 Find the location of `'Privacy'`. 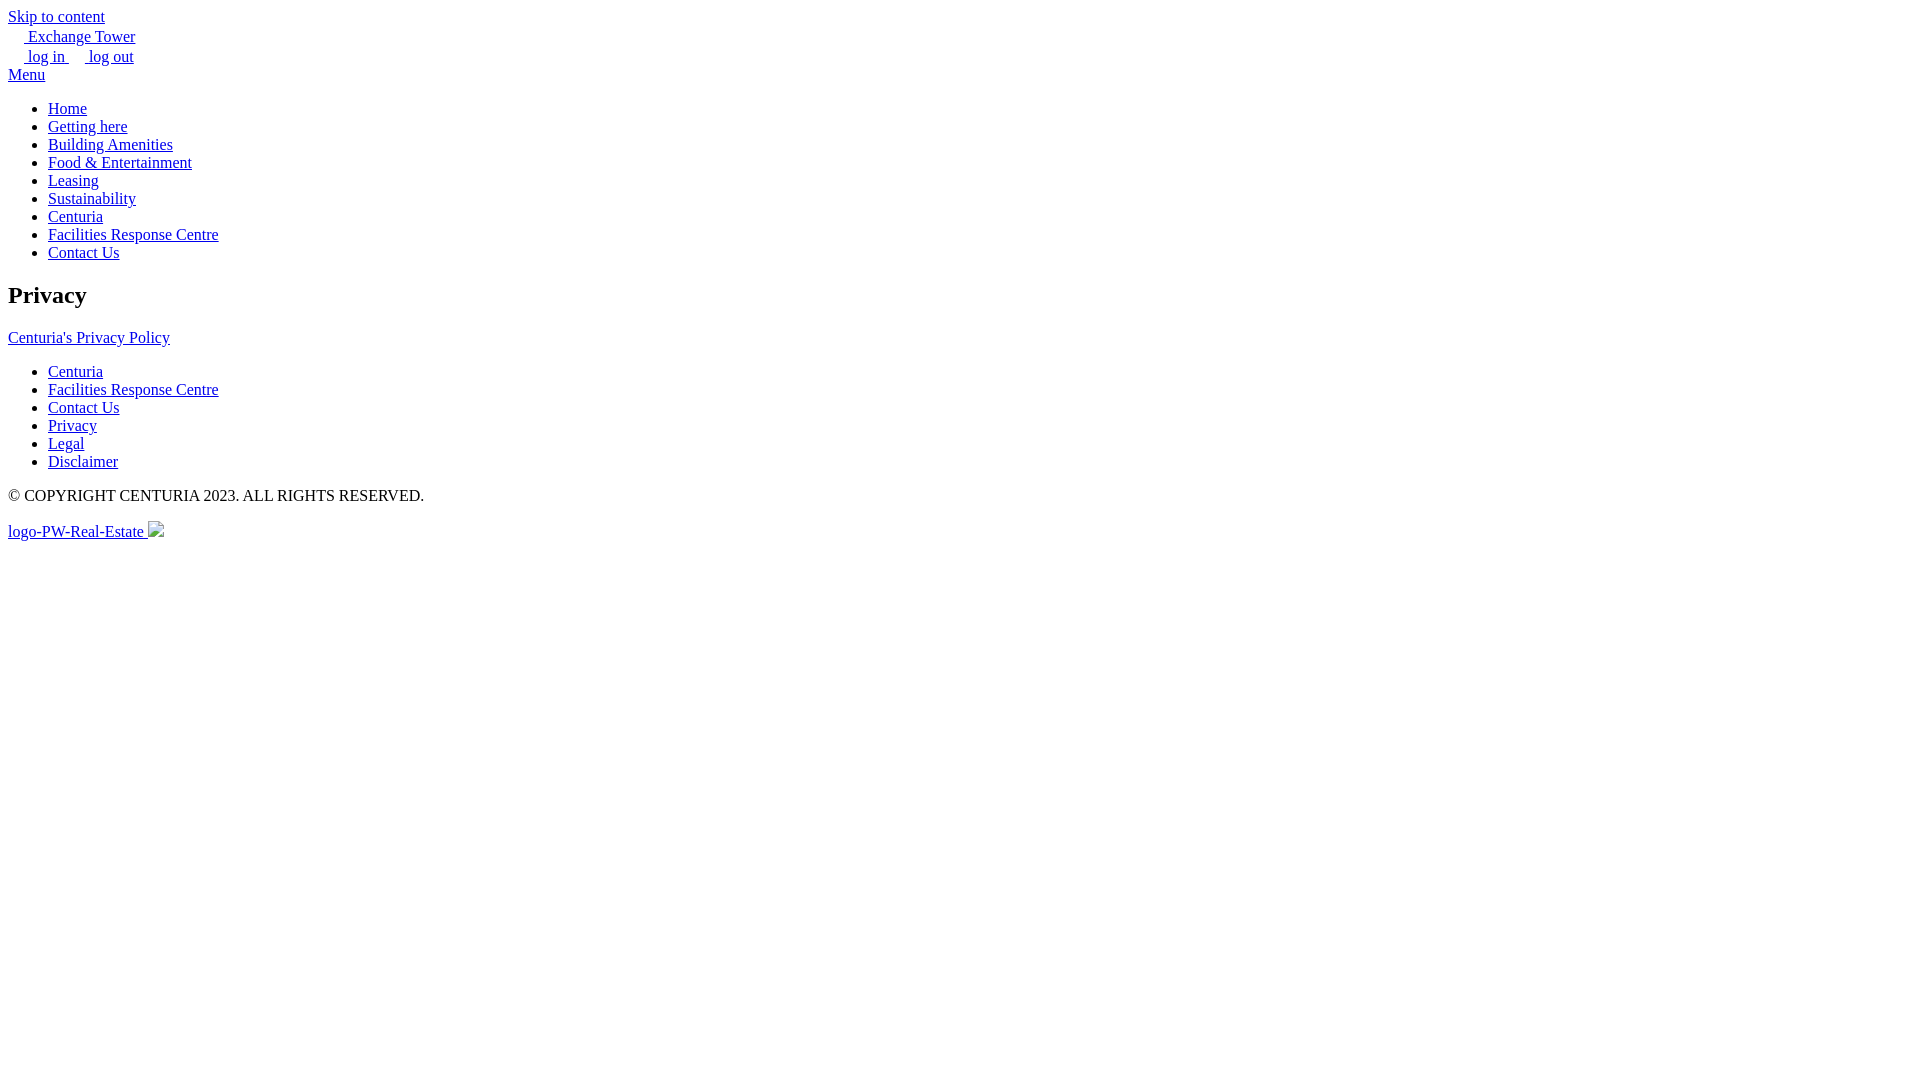

'Privacy' is located at coordinates (72, 424).